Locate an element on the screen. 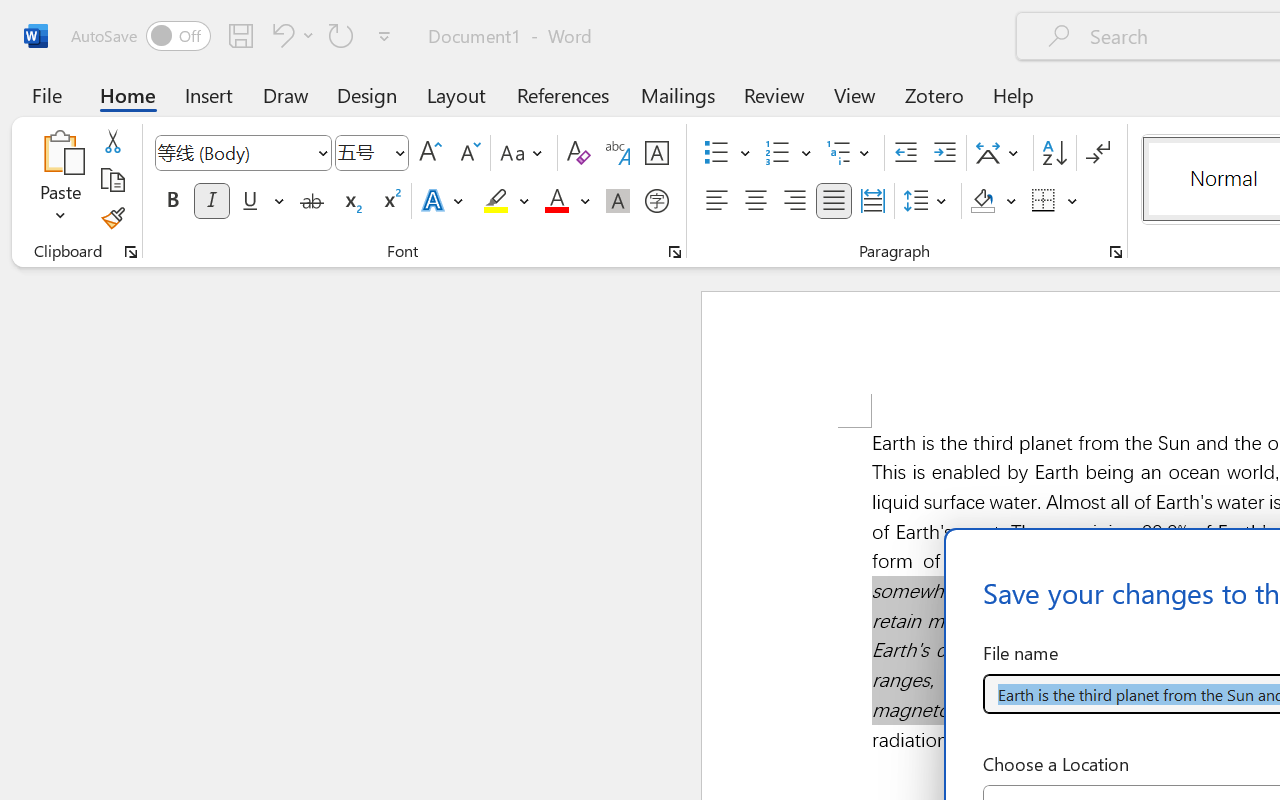 Image resolution: width=1280 pixels, height=800 pixels. 'Help' is located at coordinates (1013, 94).